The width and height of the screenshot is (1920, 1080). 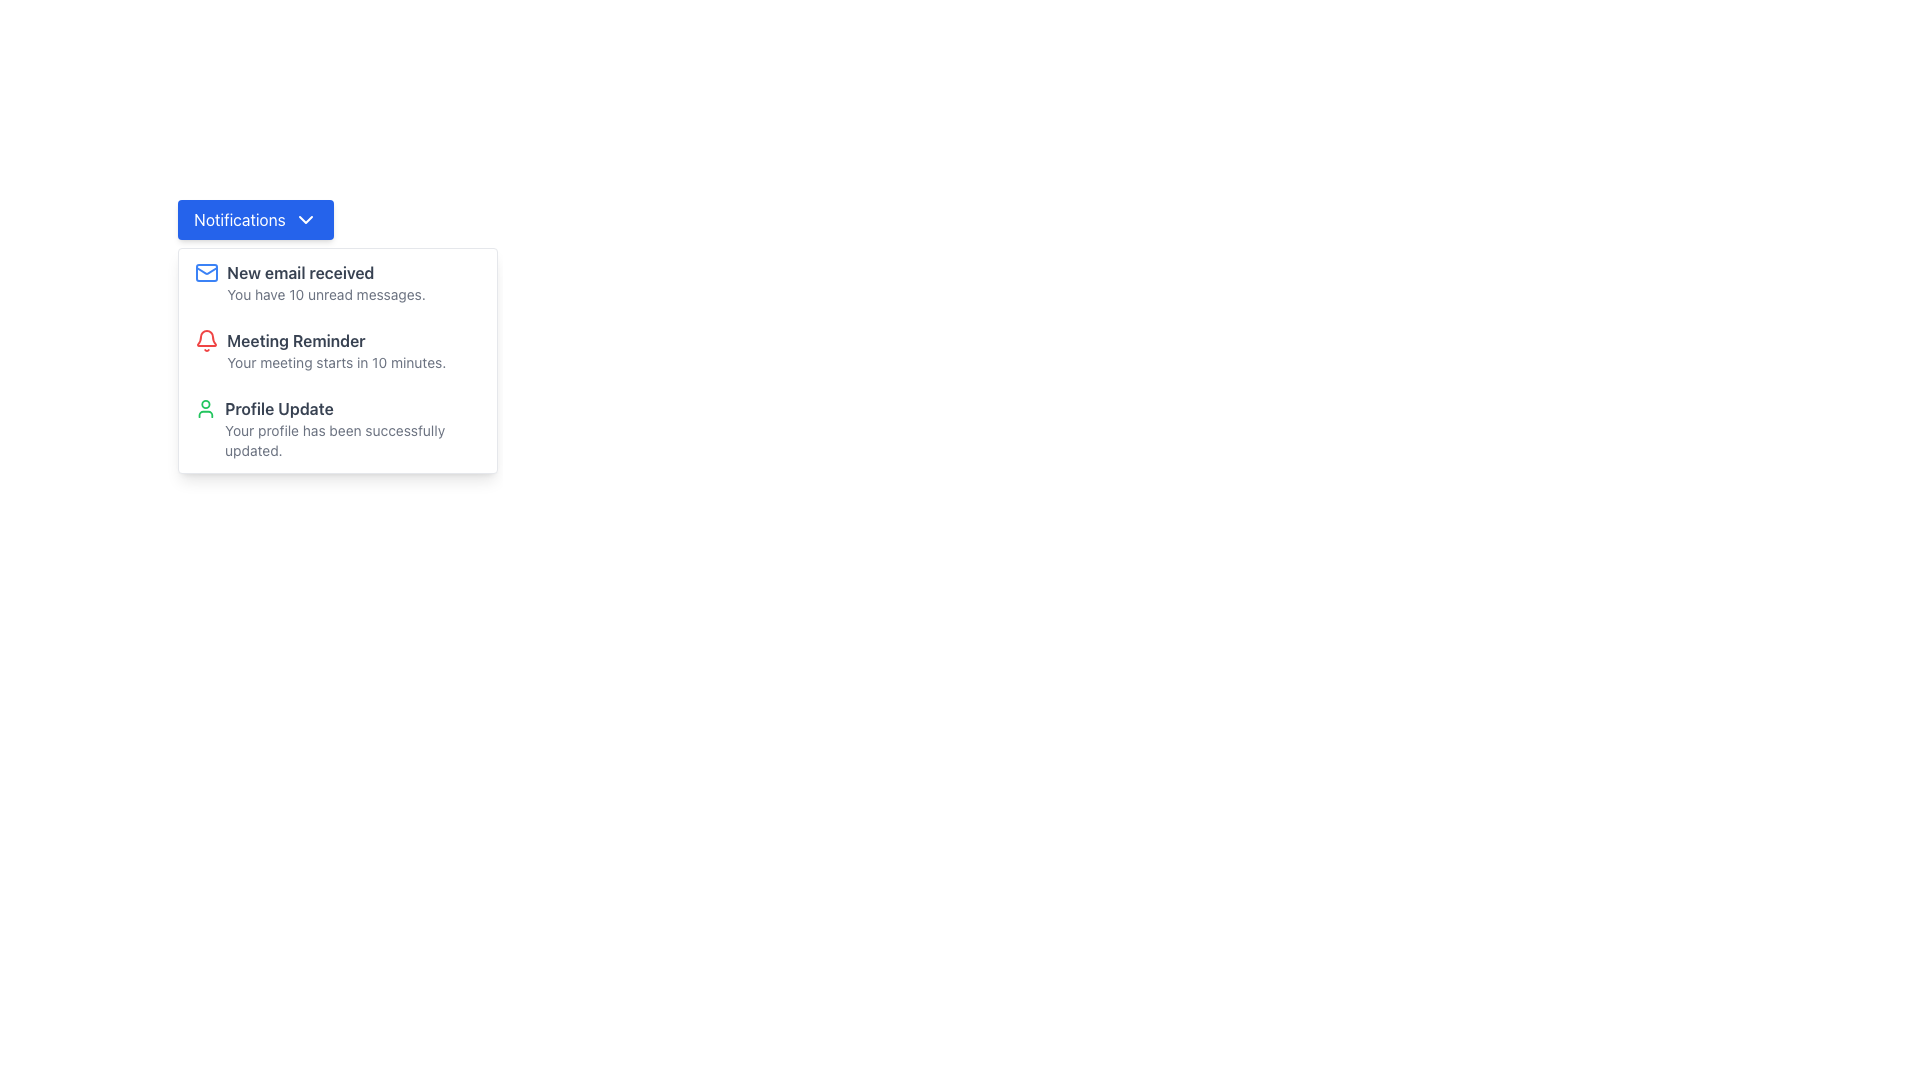 I want to click on the first notification item in the dropdown panel that displays a blue envelope icon and the text 'New email received', so click(x=338, y=282).